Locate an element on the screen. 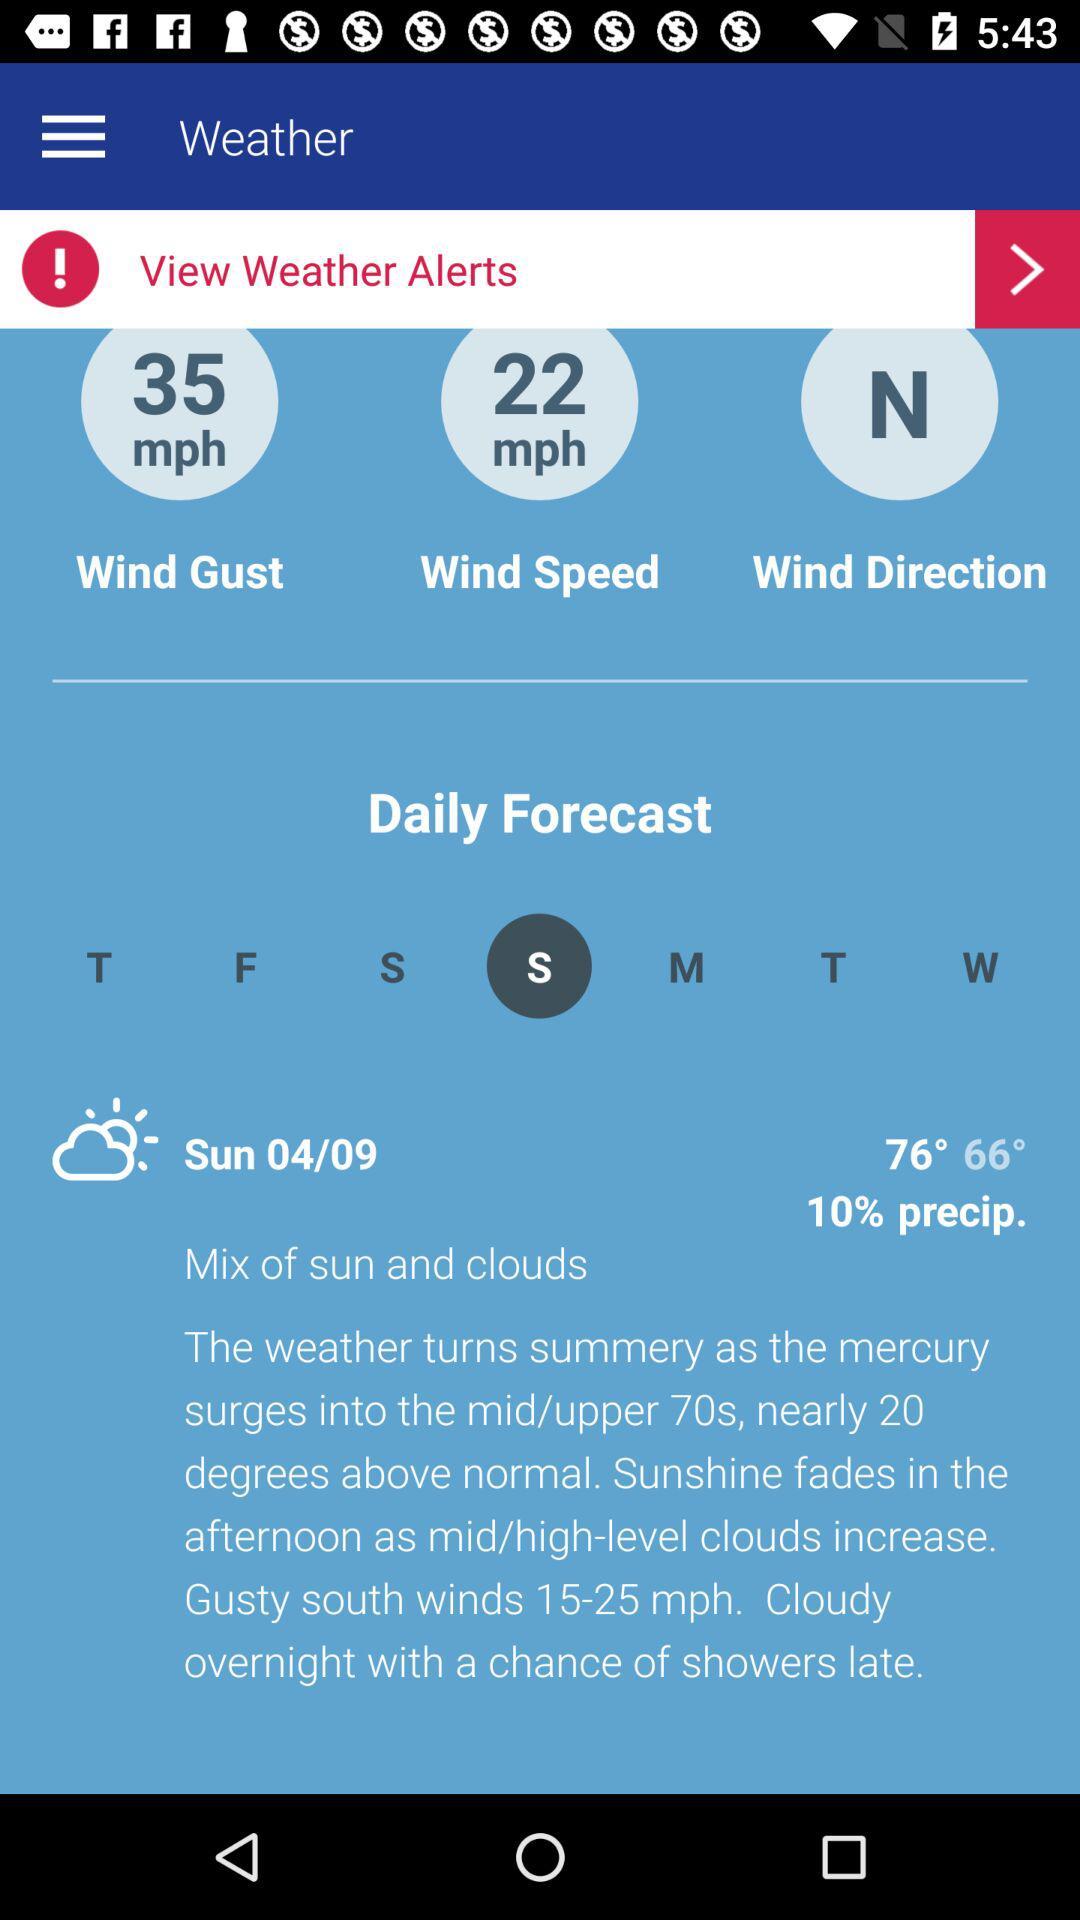 The width and height of the screenshot is (1080, 1920). menu bar button is located at coordinates (72, 135).